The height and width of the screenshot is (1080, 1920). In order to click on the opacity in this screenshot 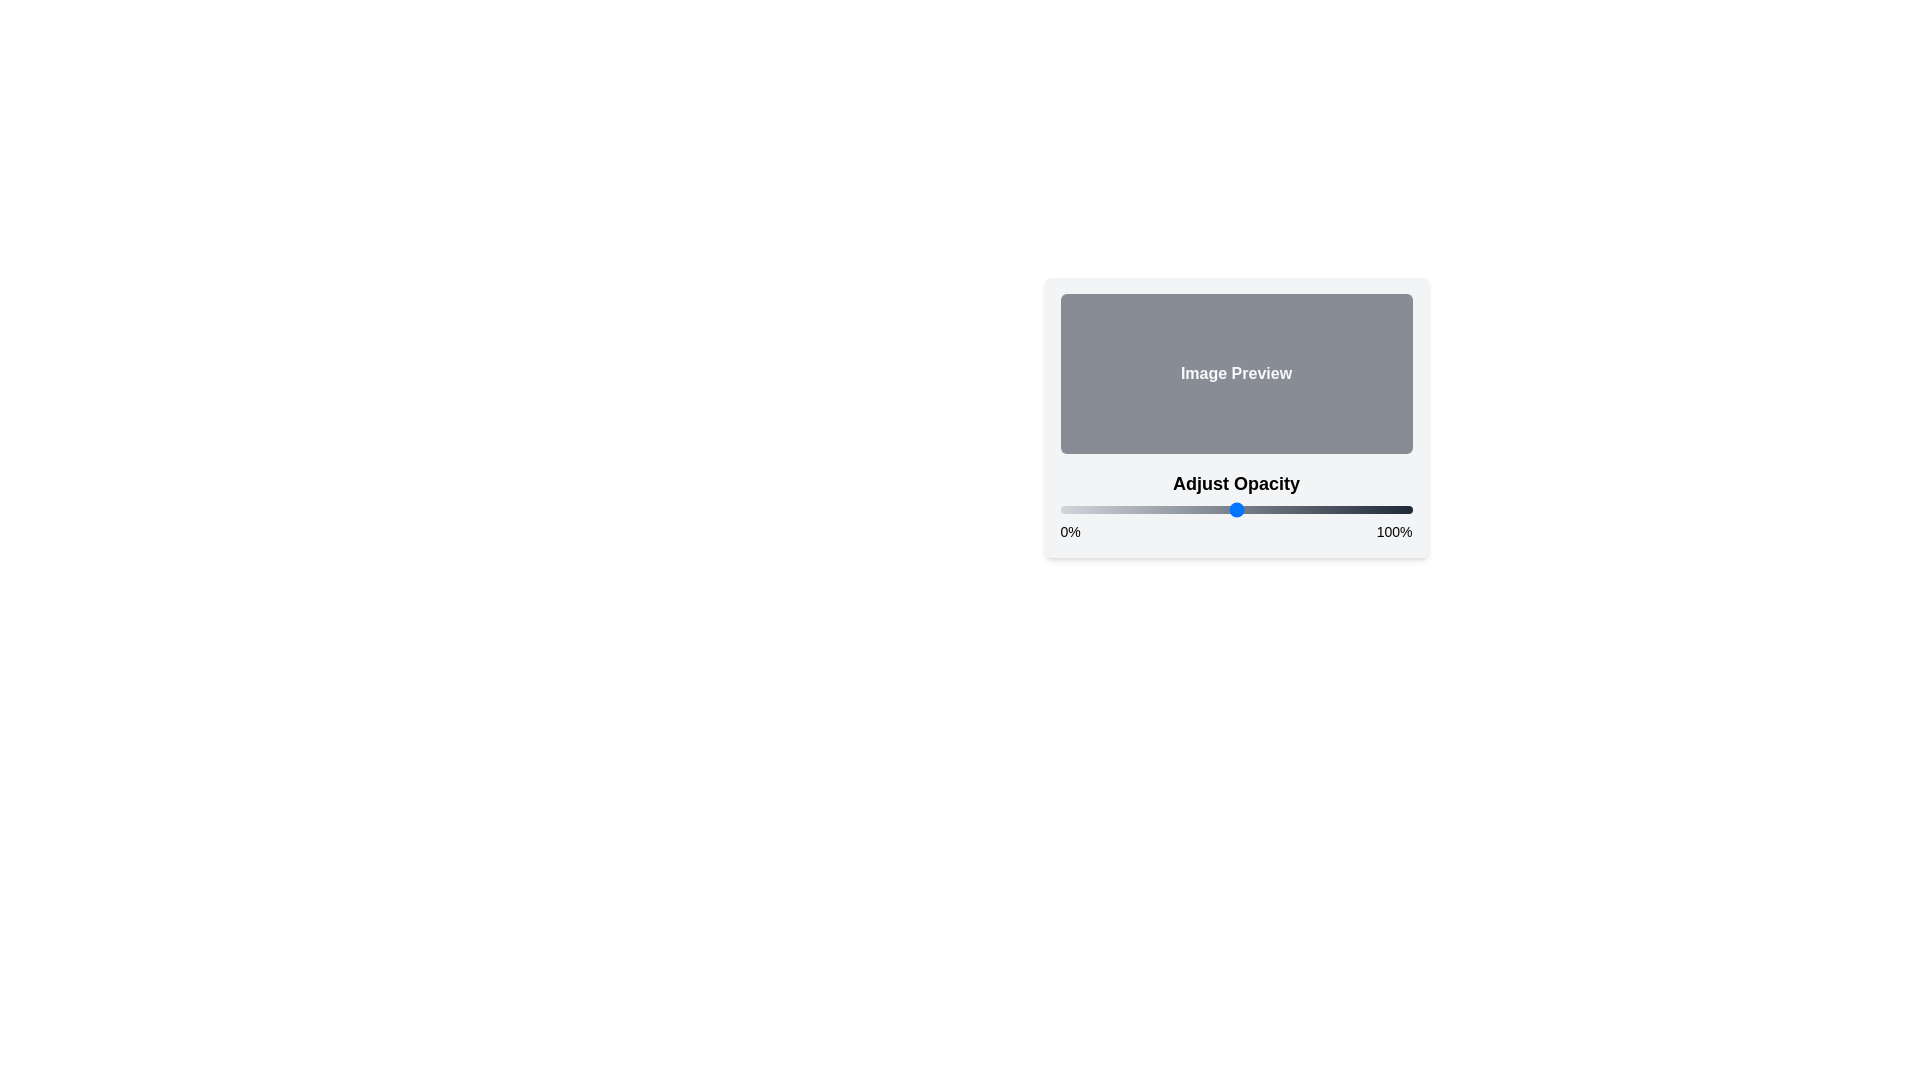, I will do `click(1098, 508)`.